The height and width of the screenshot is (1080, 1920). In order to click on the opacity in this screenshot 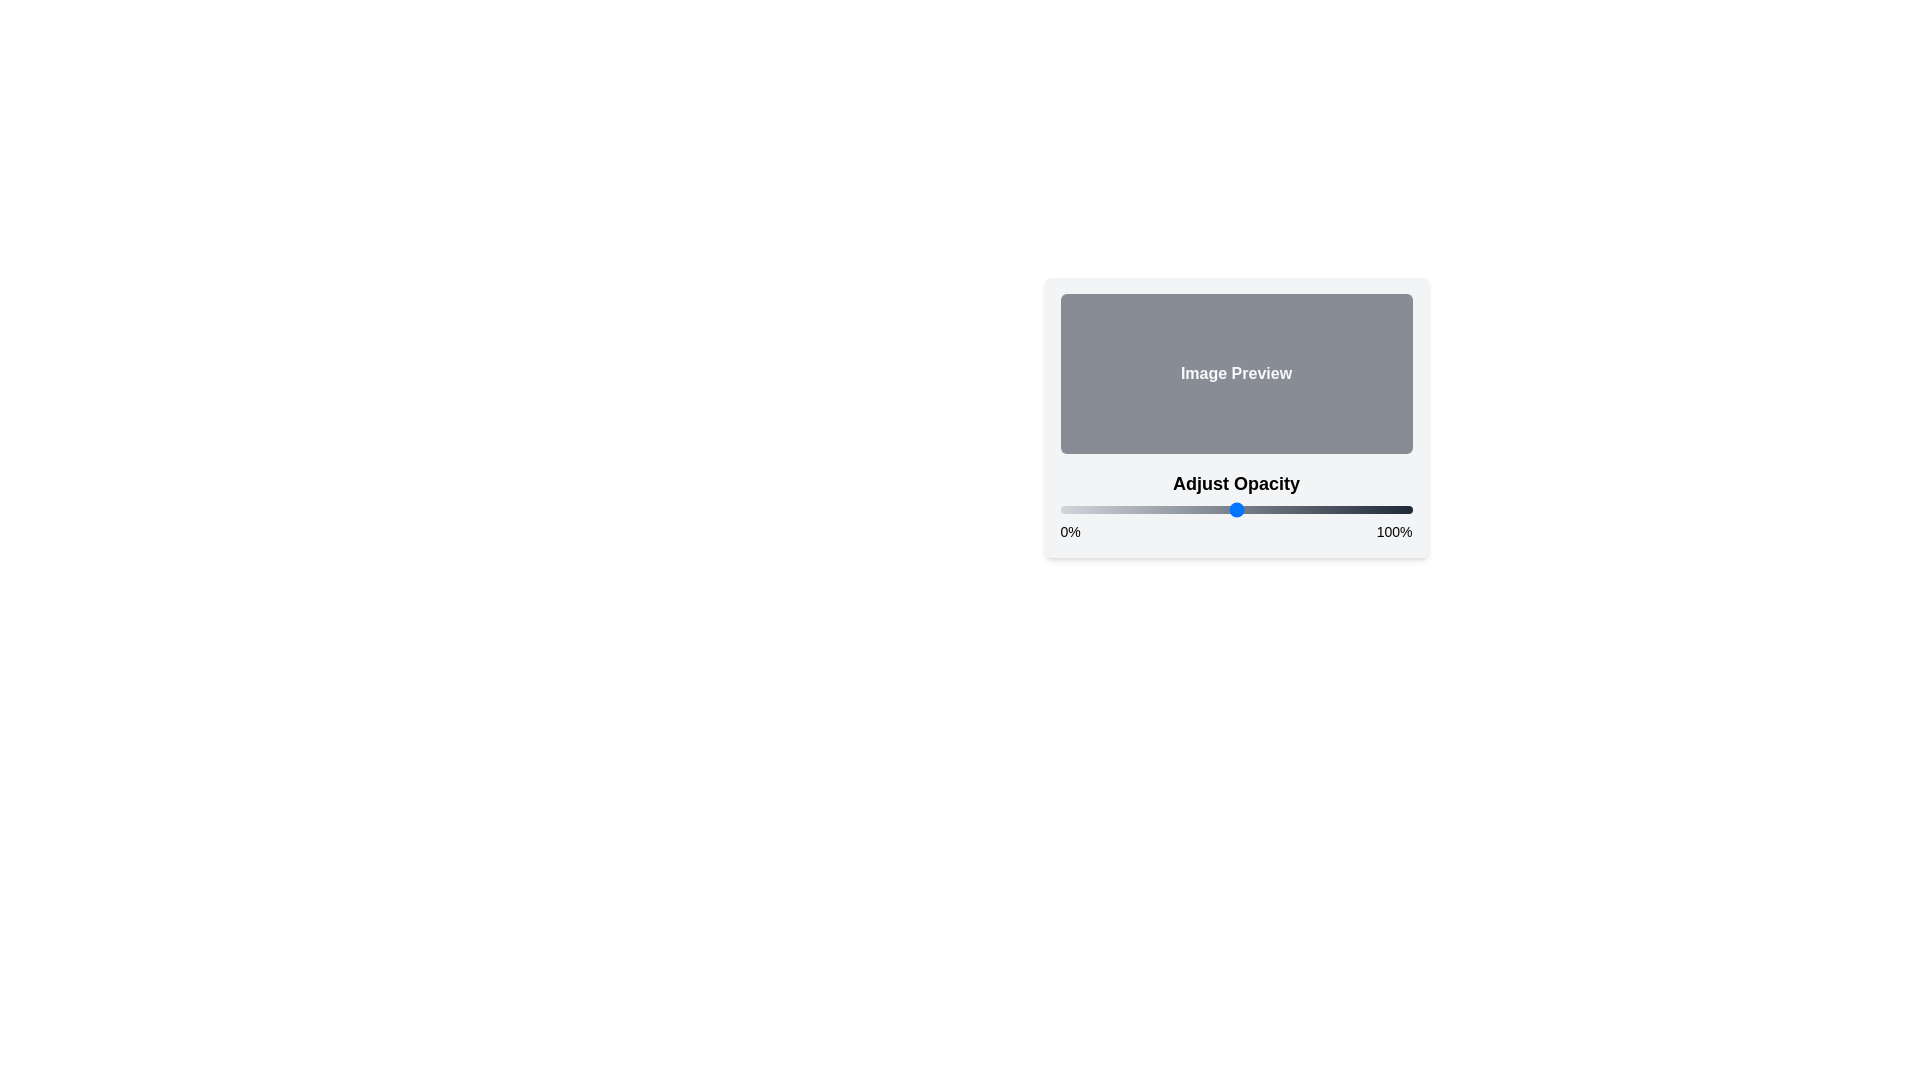, I will do `click(1098, 508)`.